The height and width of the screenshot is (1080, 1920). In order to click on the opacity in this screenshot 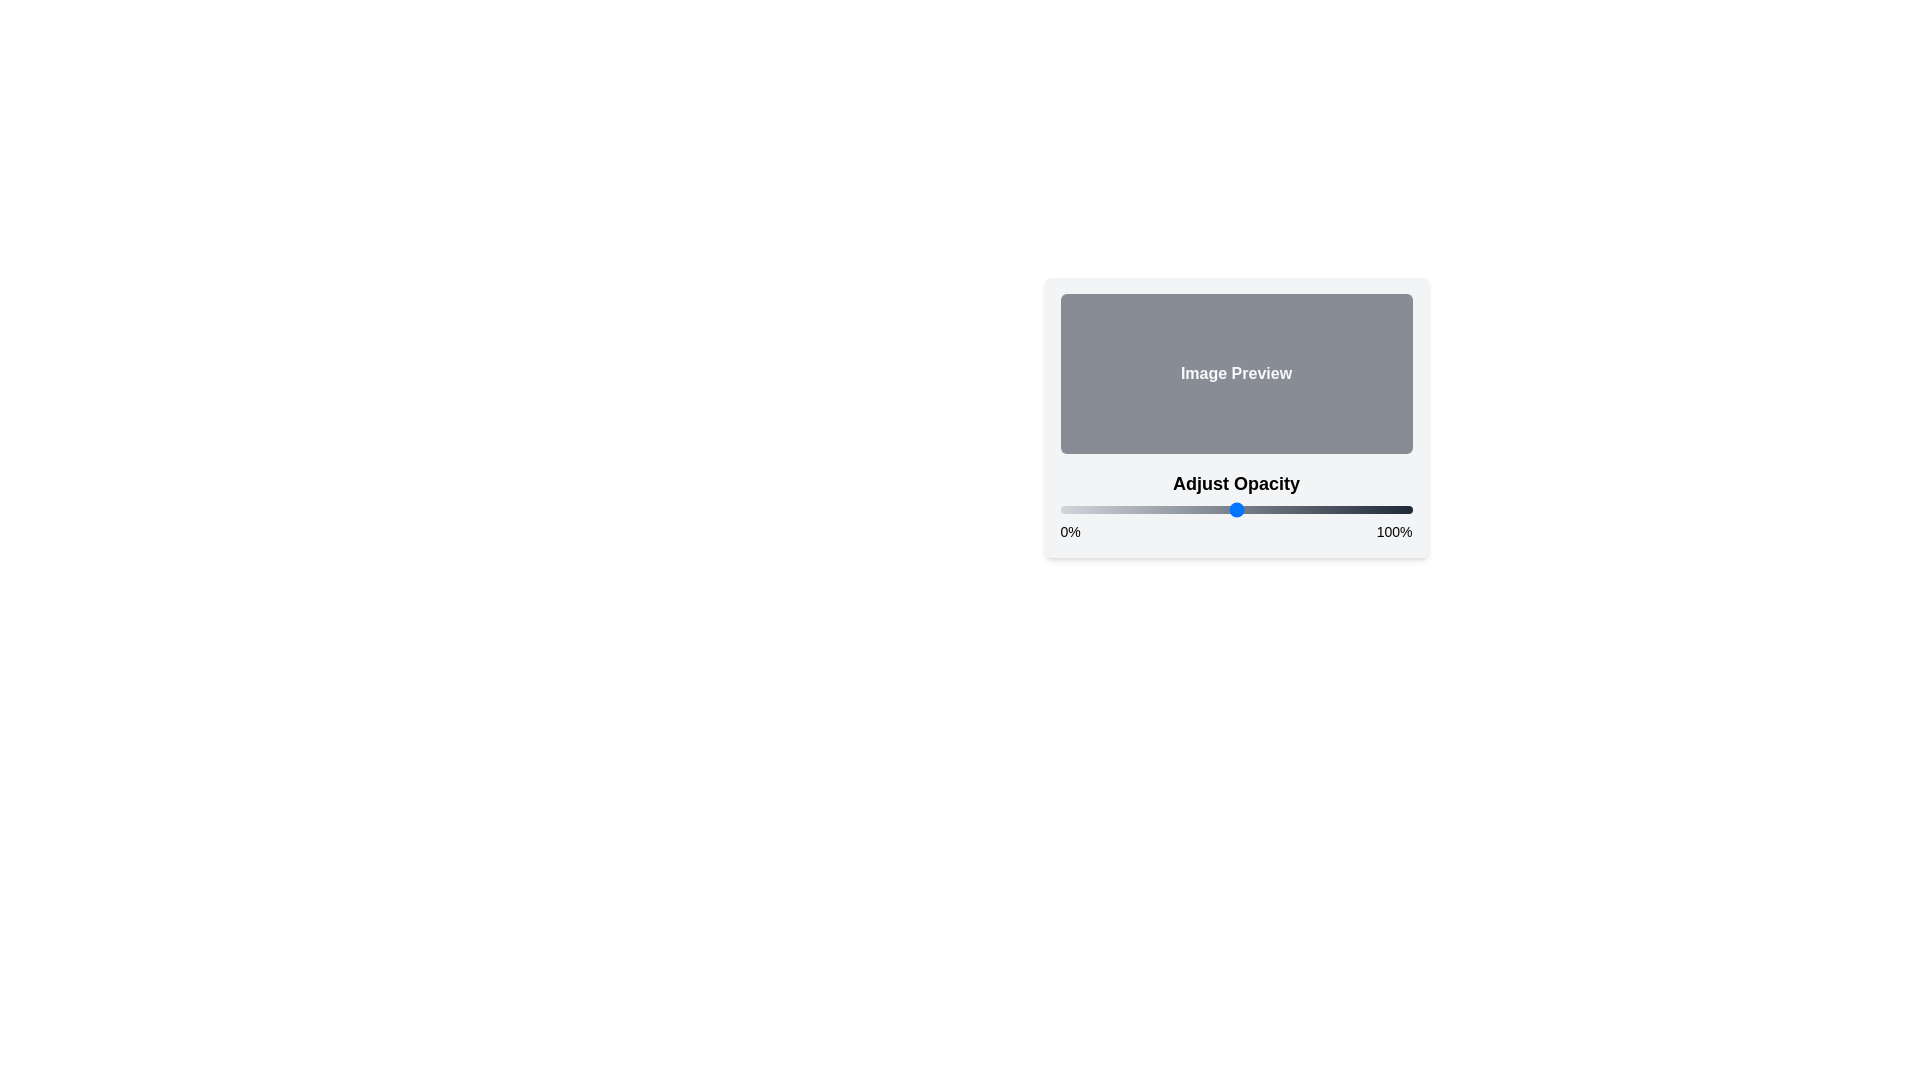, I will do `click(1098, 508)`.